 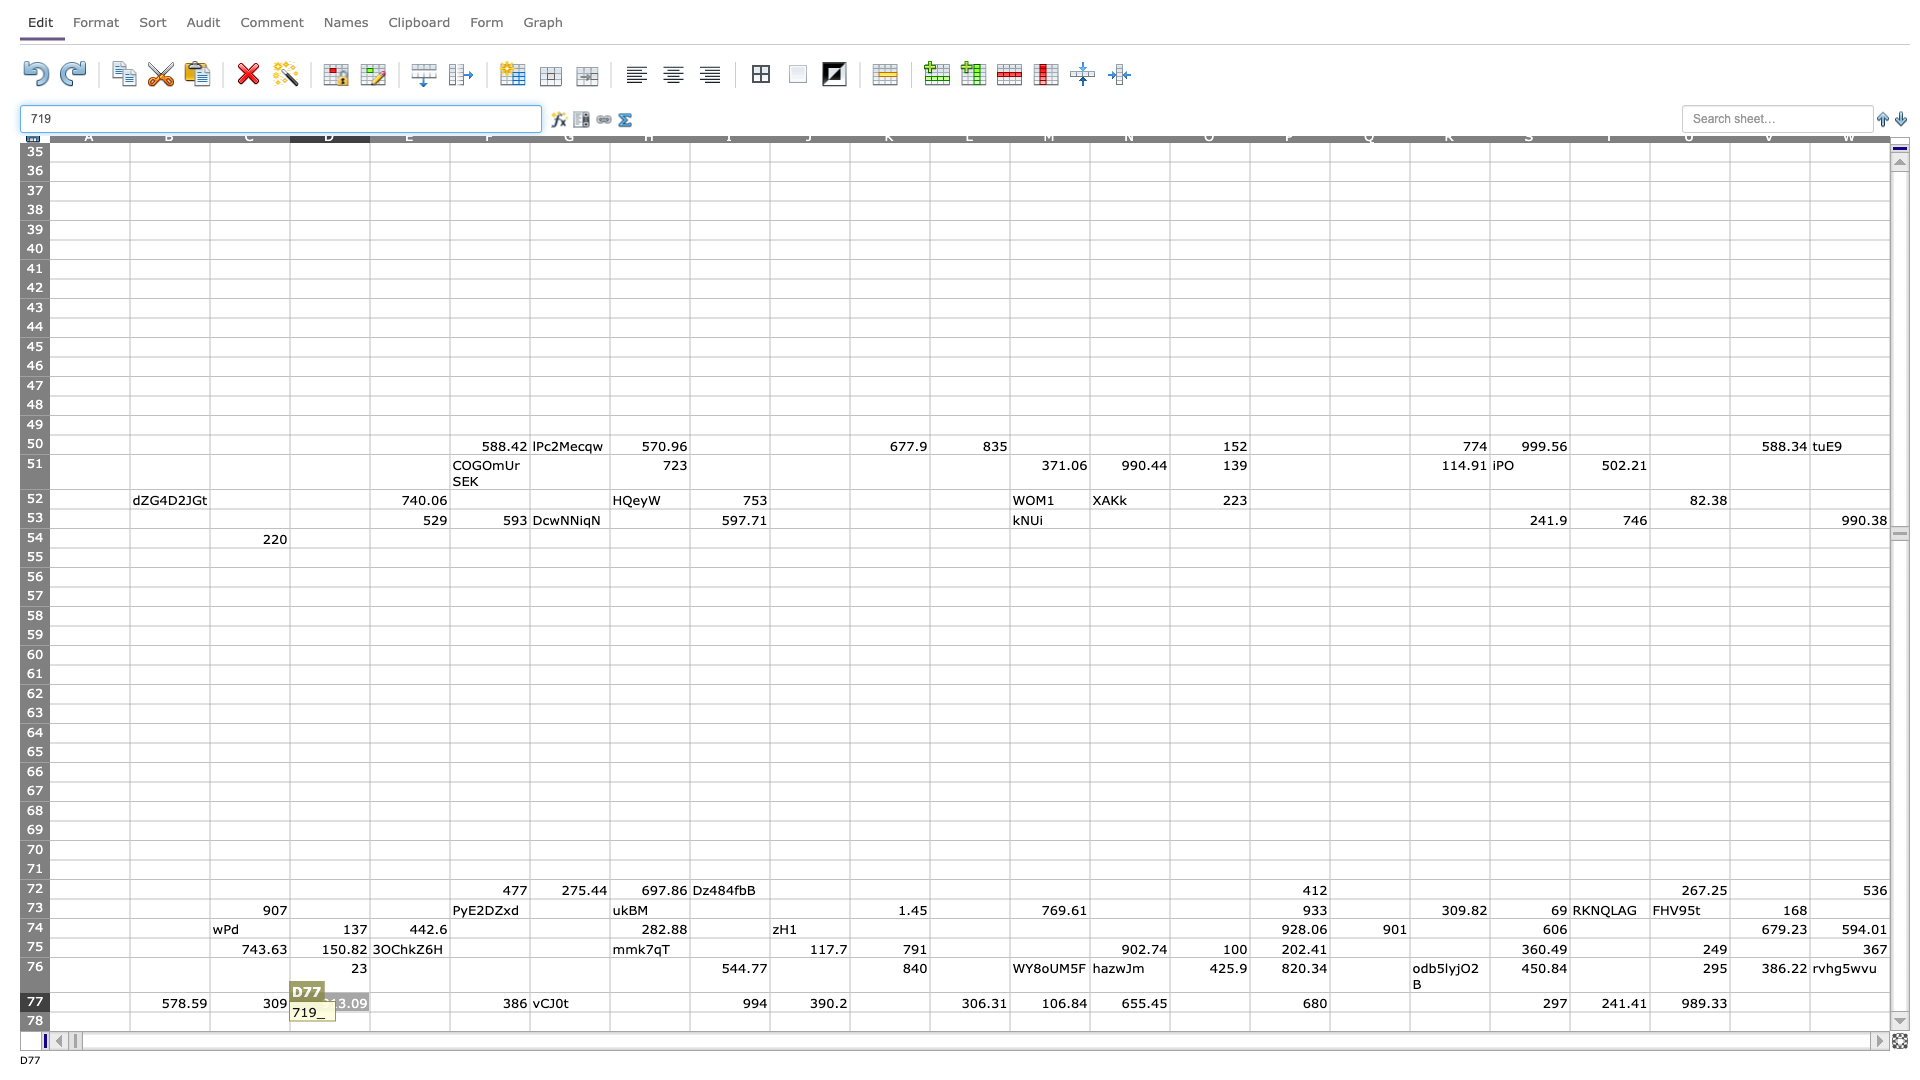 I want to click on Top left corner of F-78, so click(x=449, y=1011).